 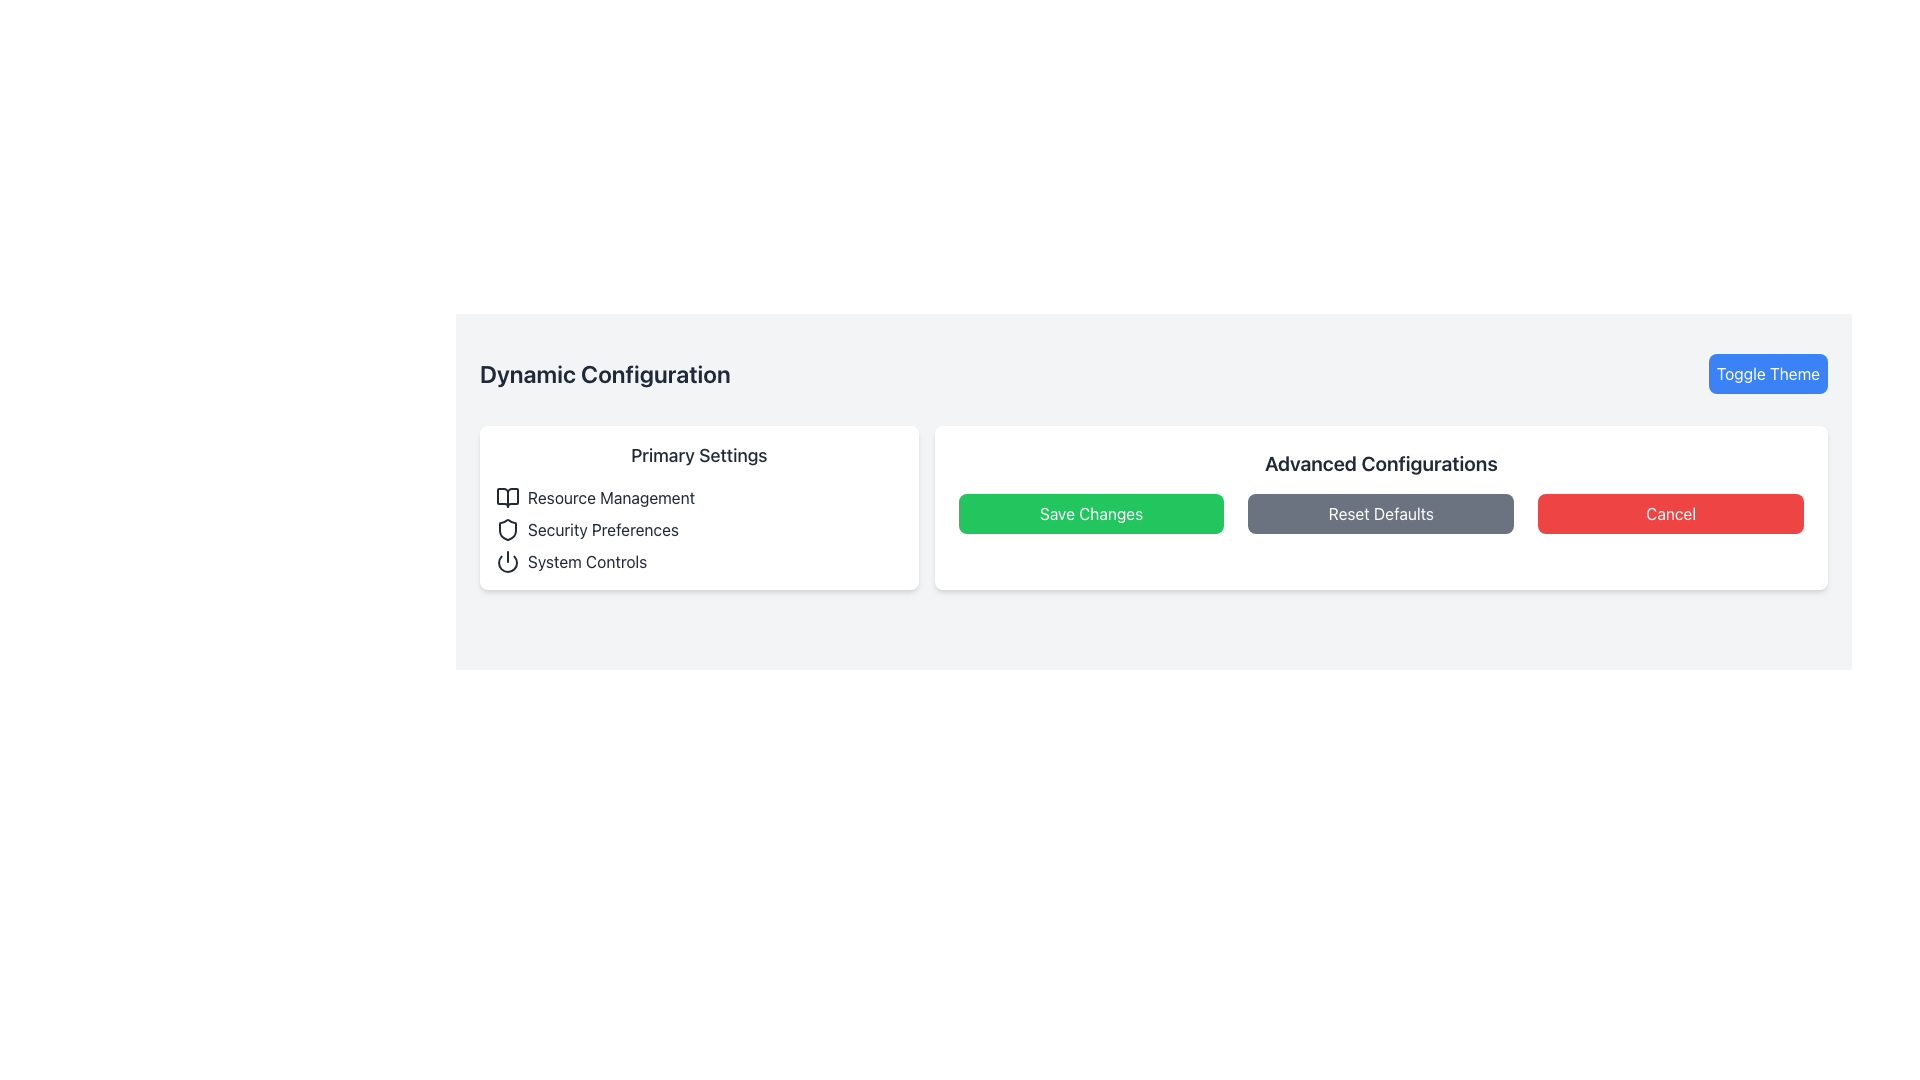 I want to click on the 'Reset Defaults' button, which is a rectangular button with a gray background and white text, located in the central section of the 'Advanced Configurations' area, so click(x=1380, y=512).